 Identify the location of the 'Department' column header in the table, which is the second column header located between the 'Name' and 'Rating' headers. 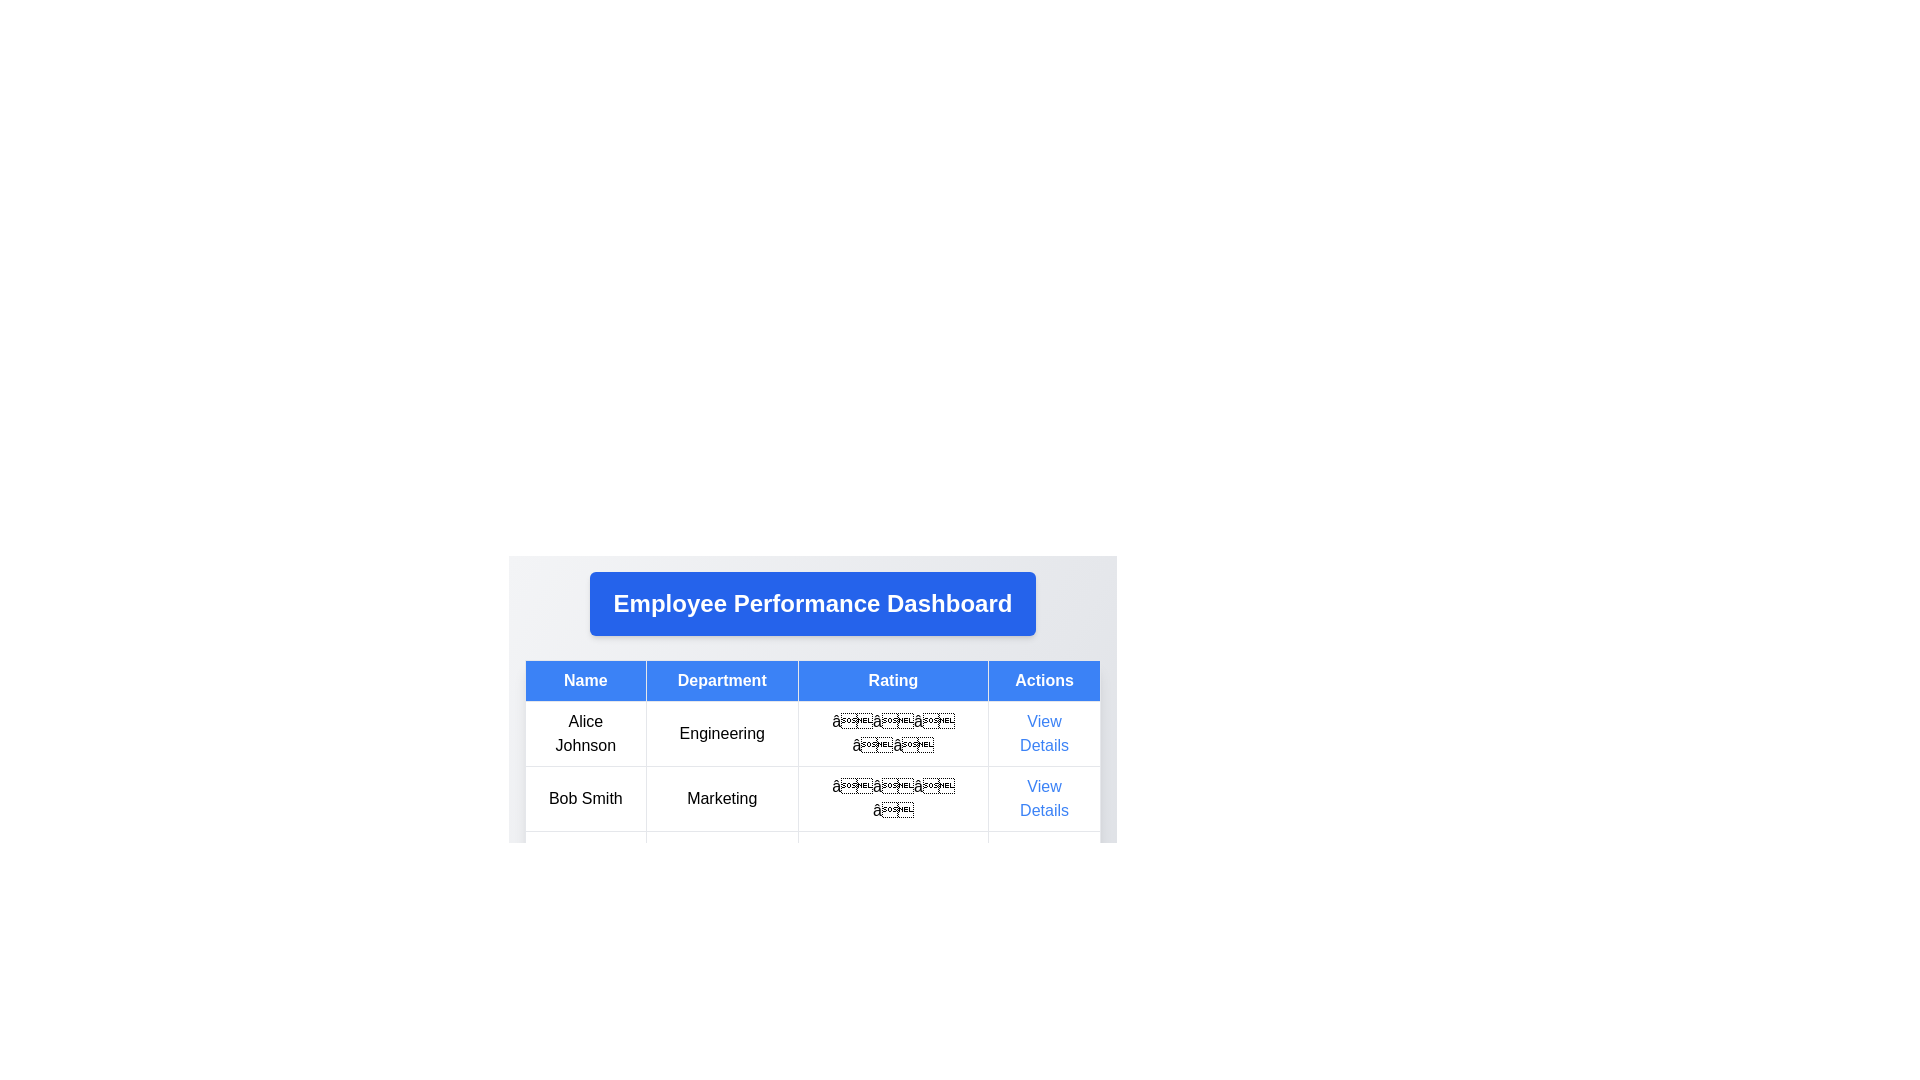
(721, 680).